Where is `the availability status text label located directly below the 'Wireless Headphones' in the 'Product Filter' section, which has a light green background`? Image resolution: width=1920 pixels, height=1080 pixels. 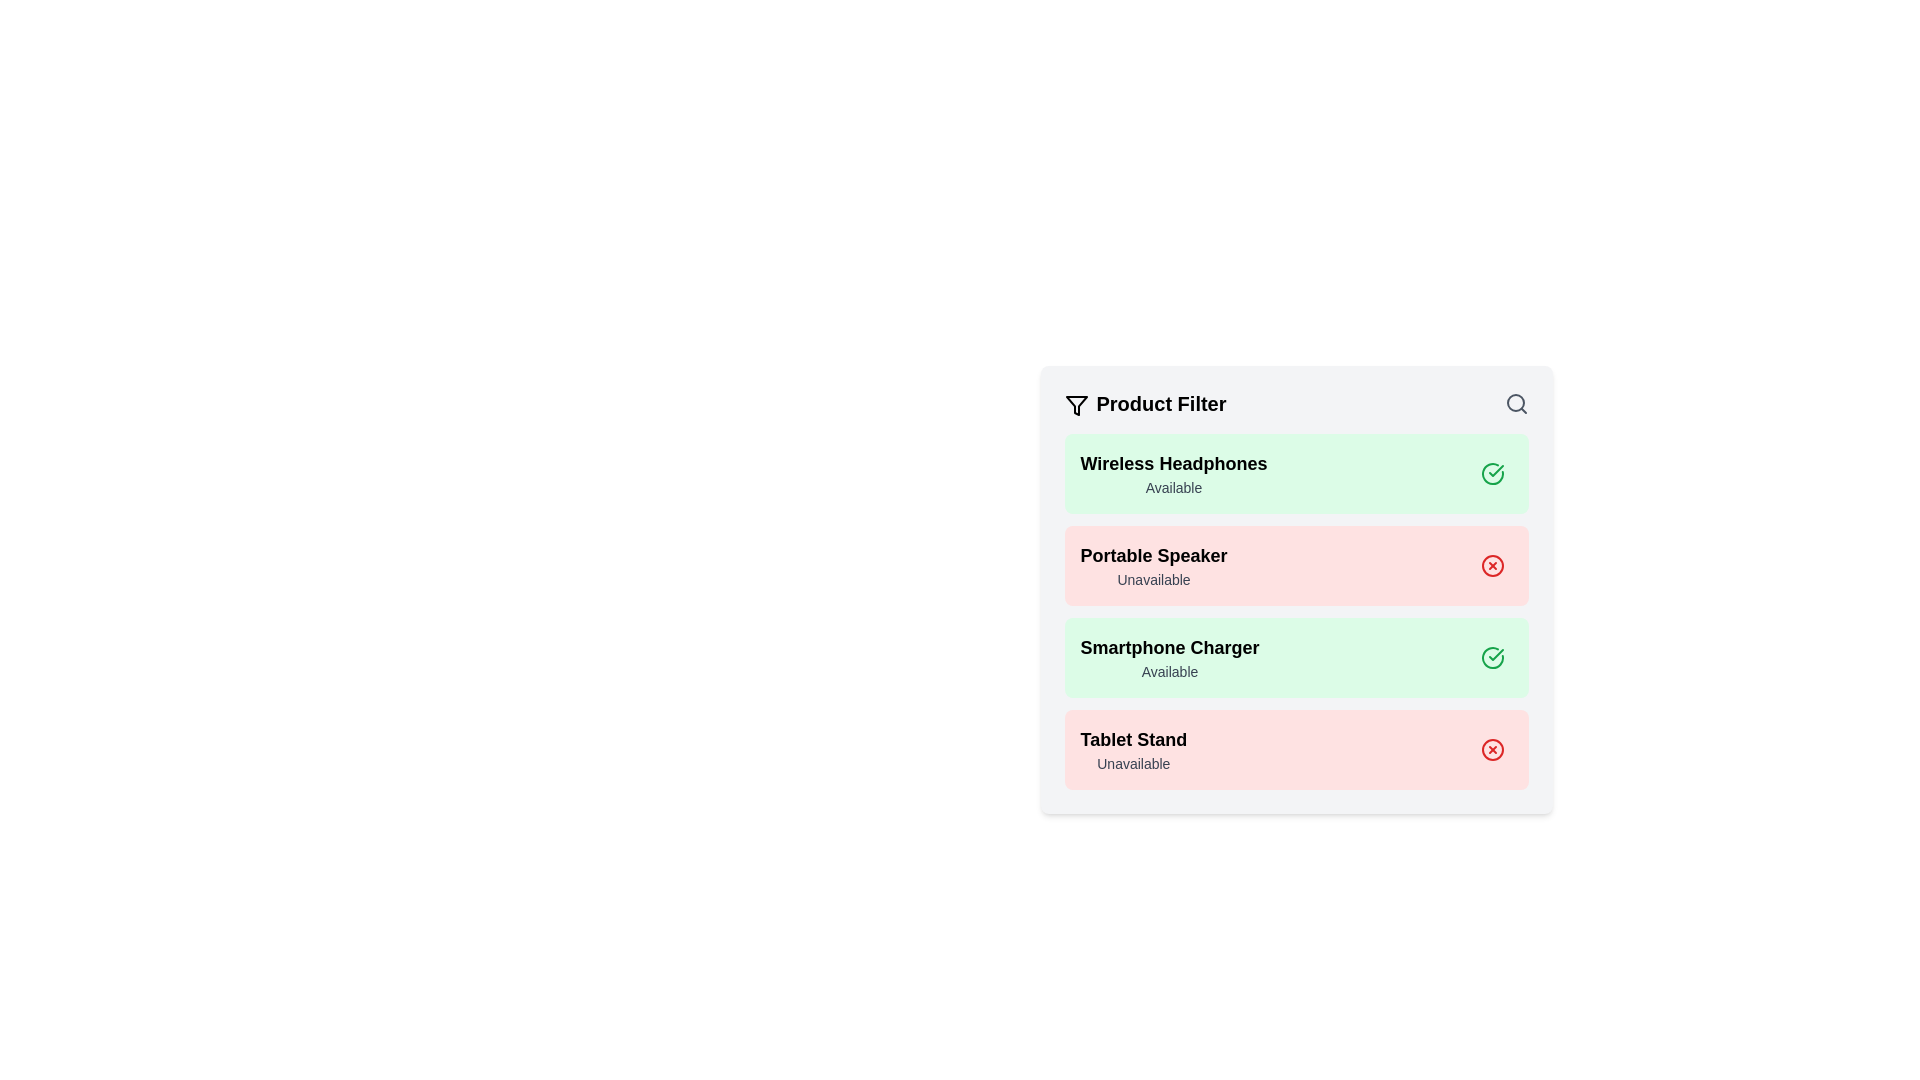 the availability status text label located directly below the 'Wireless Headphones' in the 'Product Filter' section, which has a light green background is located at coordinates (1173, 488).